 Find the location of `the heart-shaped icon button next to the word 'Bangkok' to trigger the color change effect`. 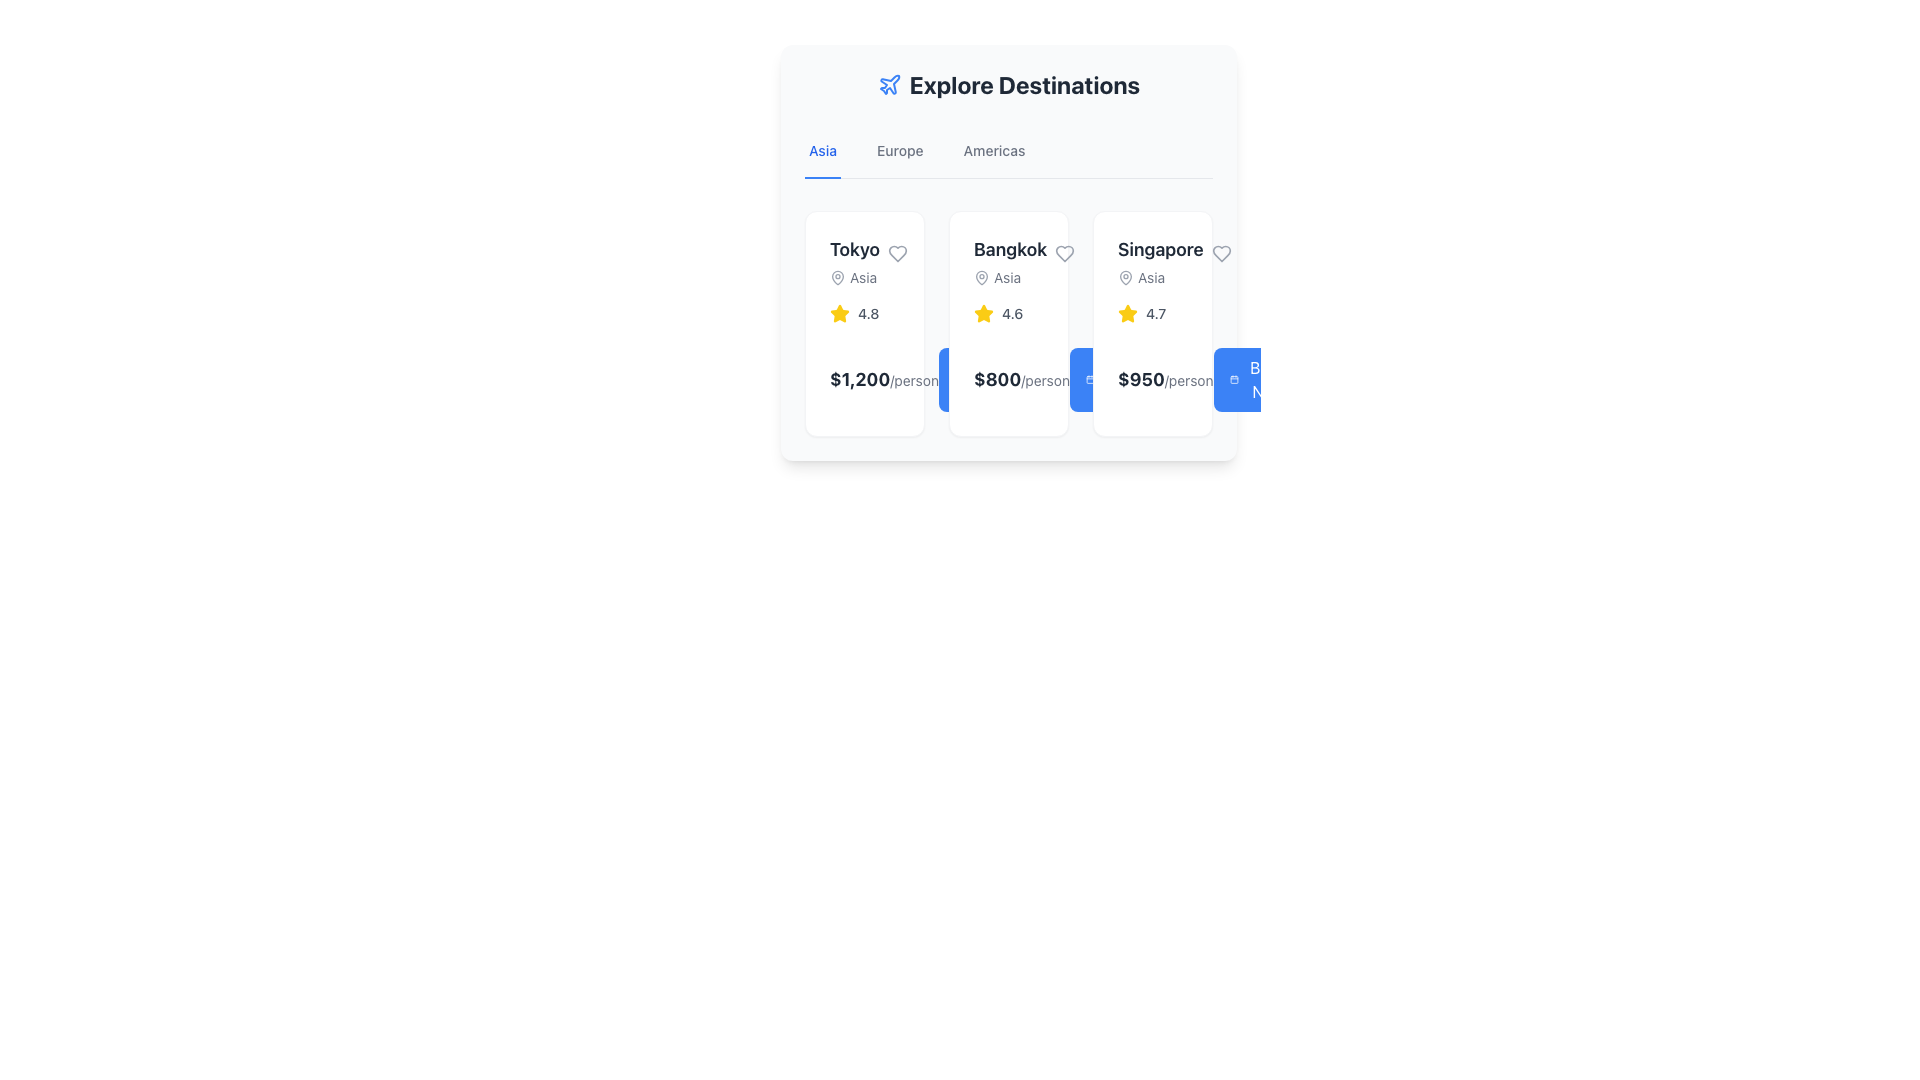

the heart-shaped icon button next to the word 'Bangkok' to trigger the color change effect is located at coordinates (1064, 253).